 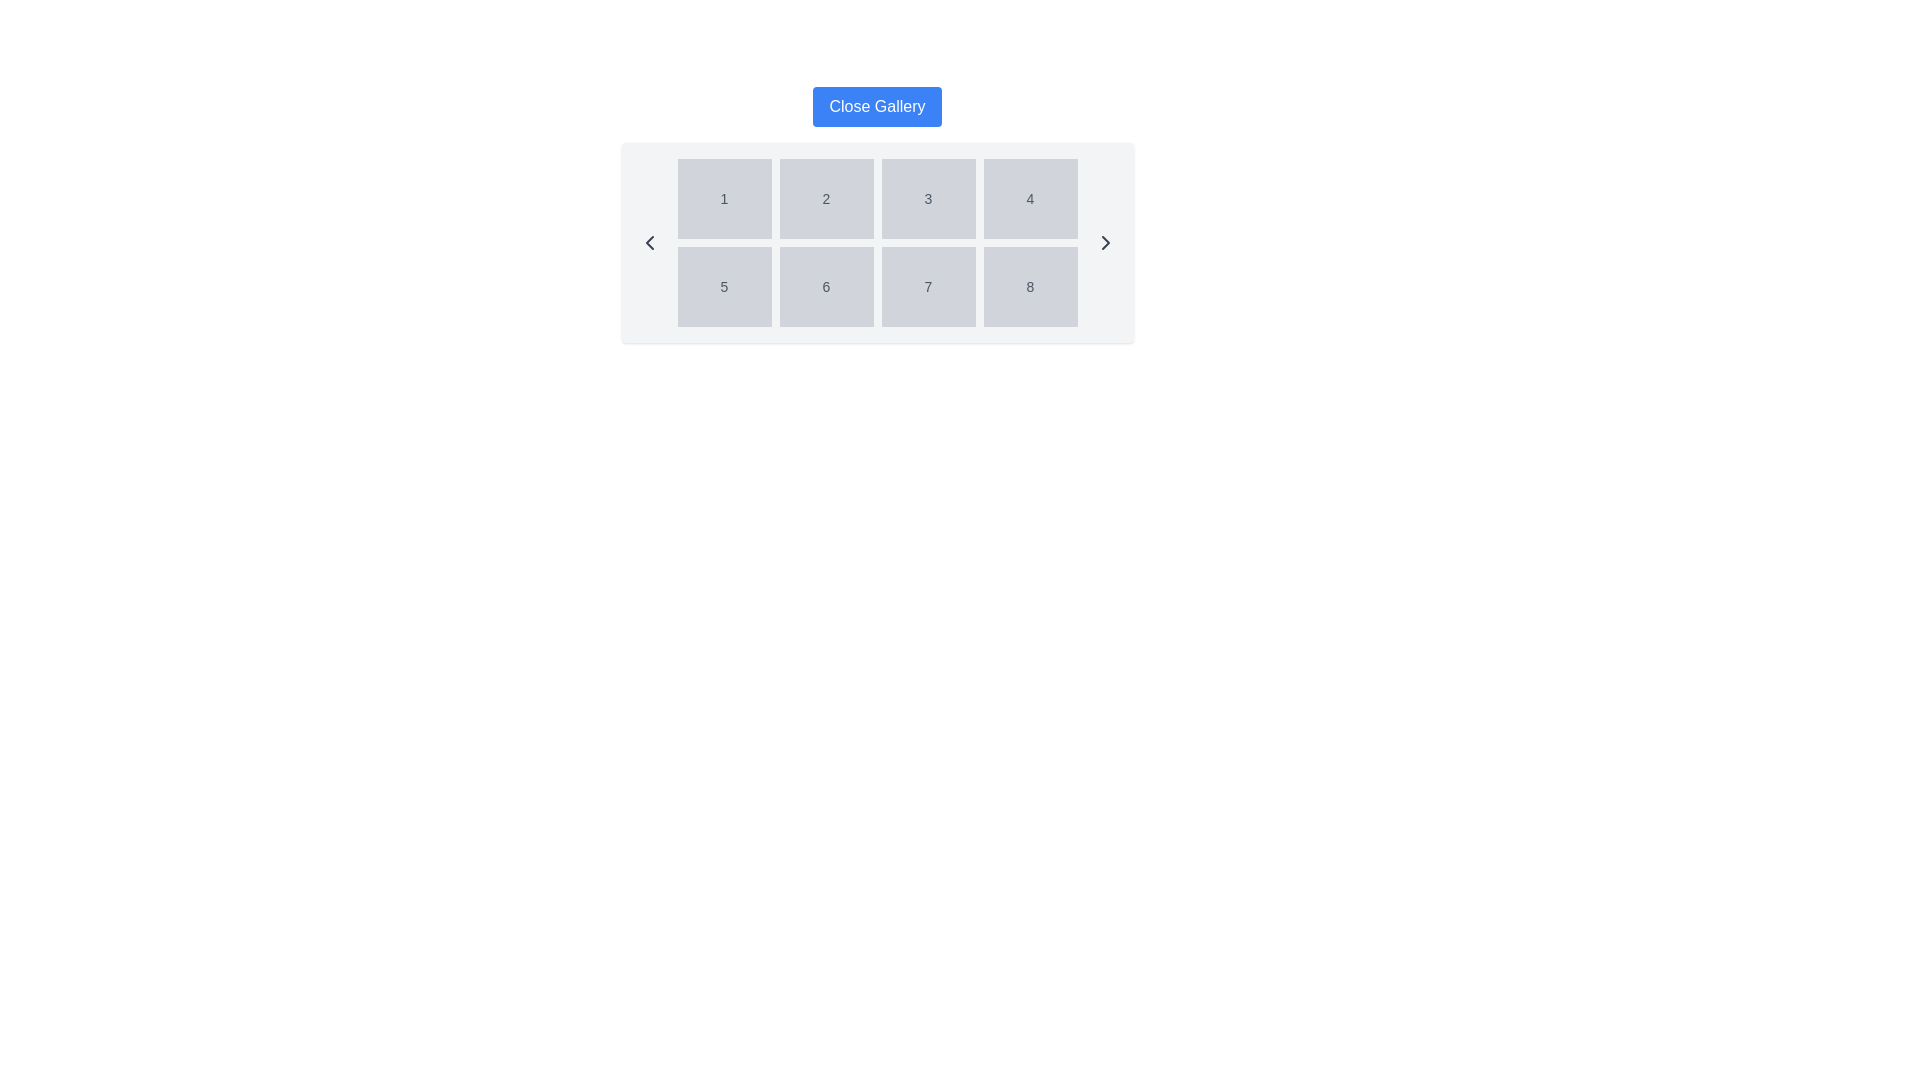 What do you see at coordinates (927, 199) in the screenshot?
I see `the button labeled '3', which is positioned in the first row and third column of a 2x4 grid layout` at bounding box center [927, 199].